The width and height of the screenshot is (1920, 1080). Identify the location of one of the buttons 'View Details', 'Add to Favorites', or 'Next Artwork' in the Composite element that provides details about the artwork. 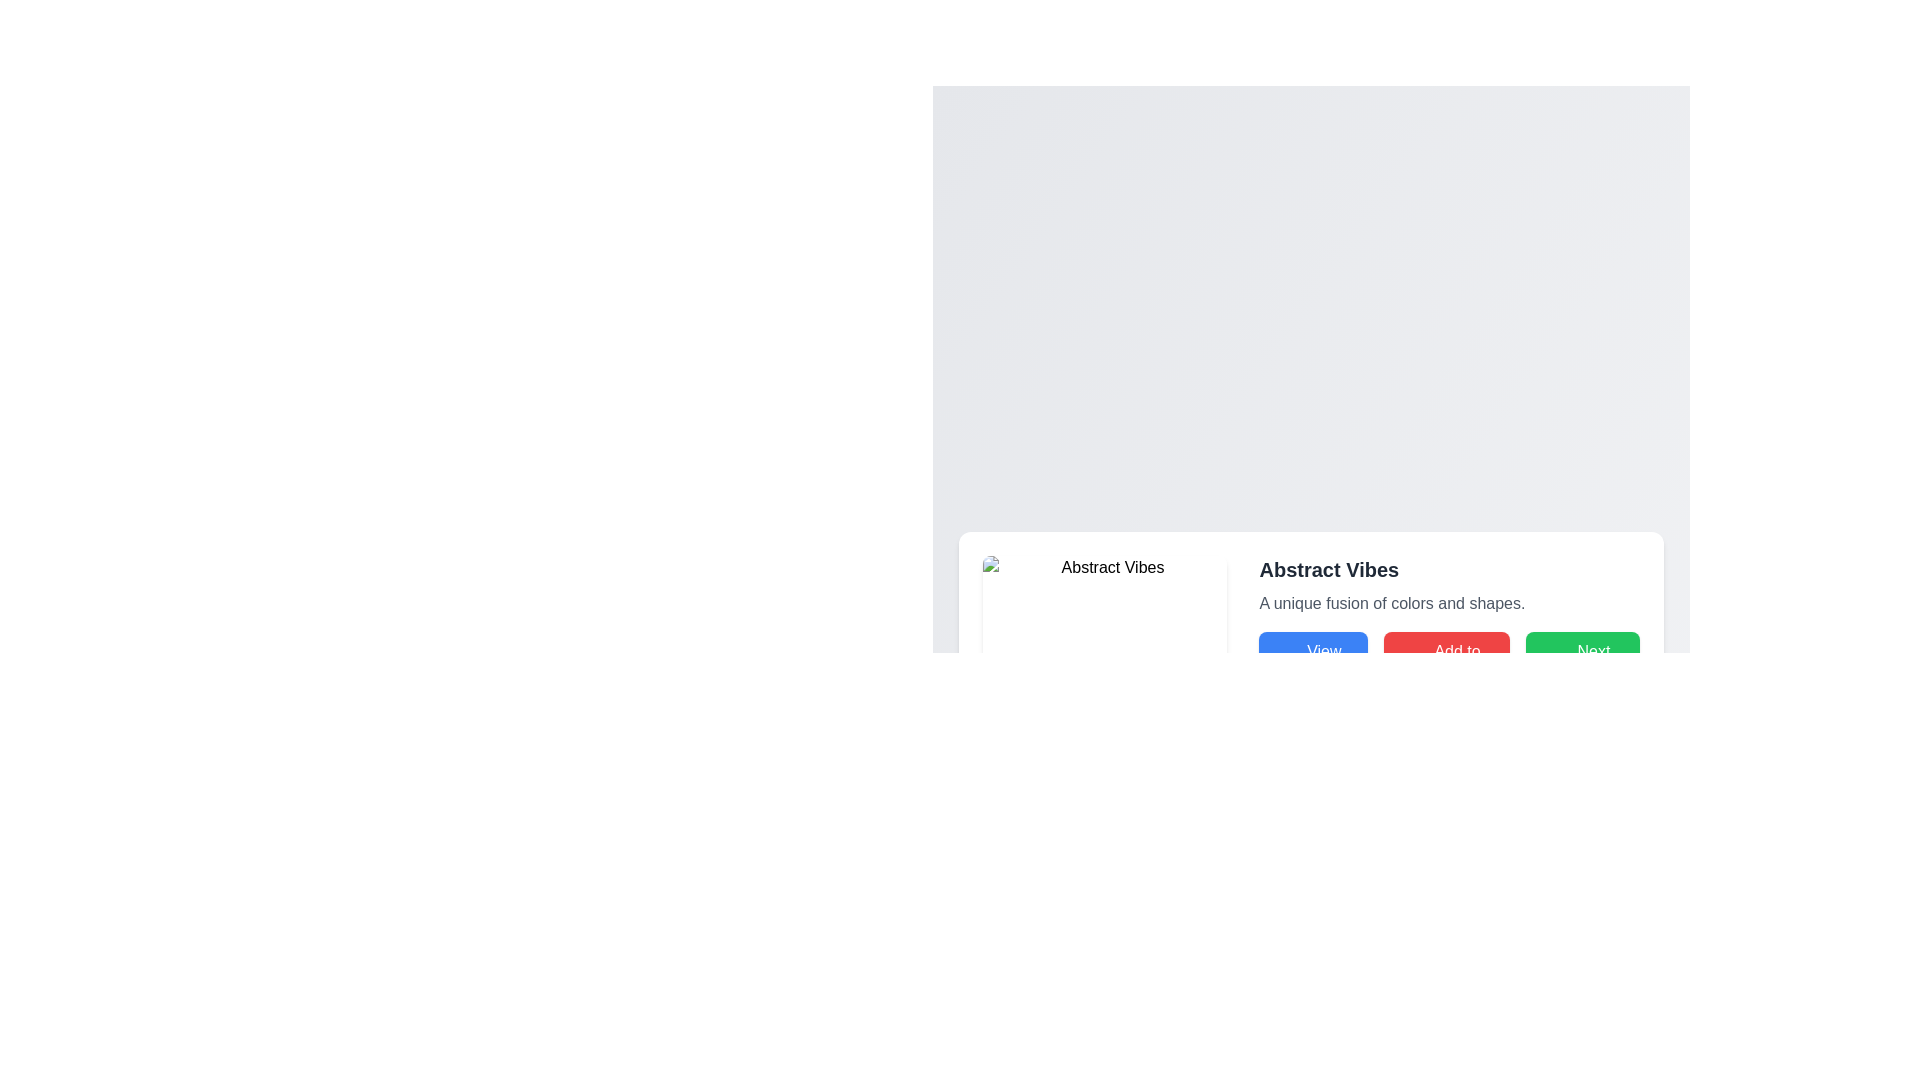
(1449, 624).